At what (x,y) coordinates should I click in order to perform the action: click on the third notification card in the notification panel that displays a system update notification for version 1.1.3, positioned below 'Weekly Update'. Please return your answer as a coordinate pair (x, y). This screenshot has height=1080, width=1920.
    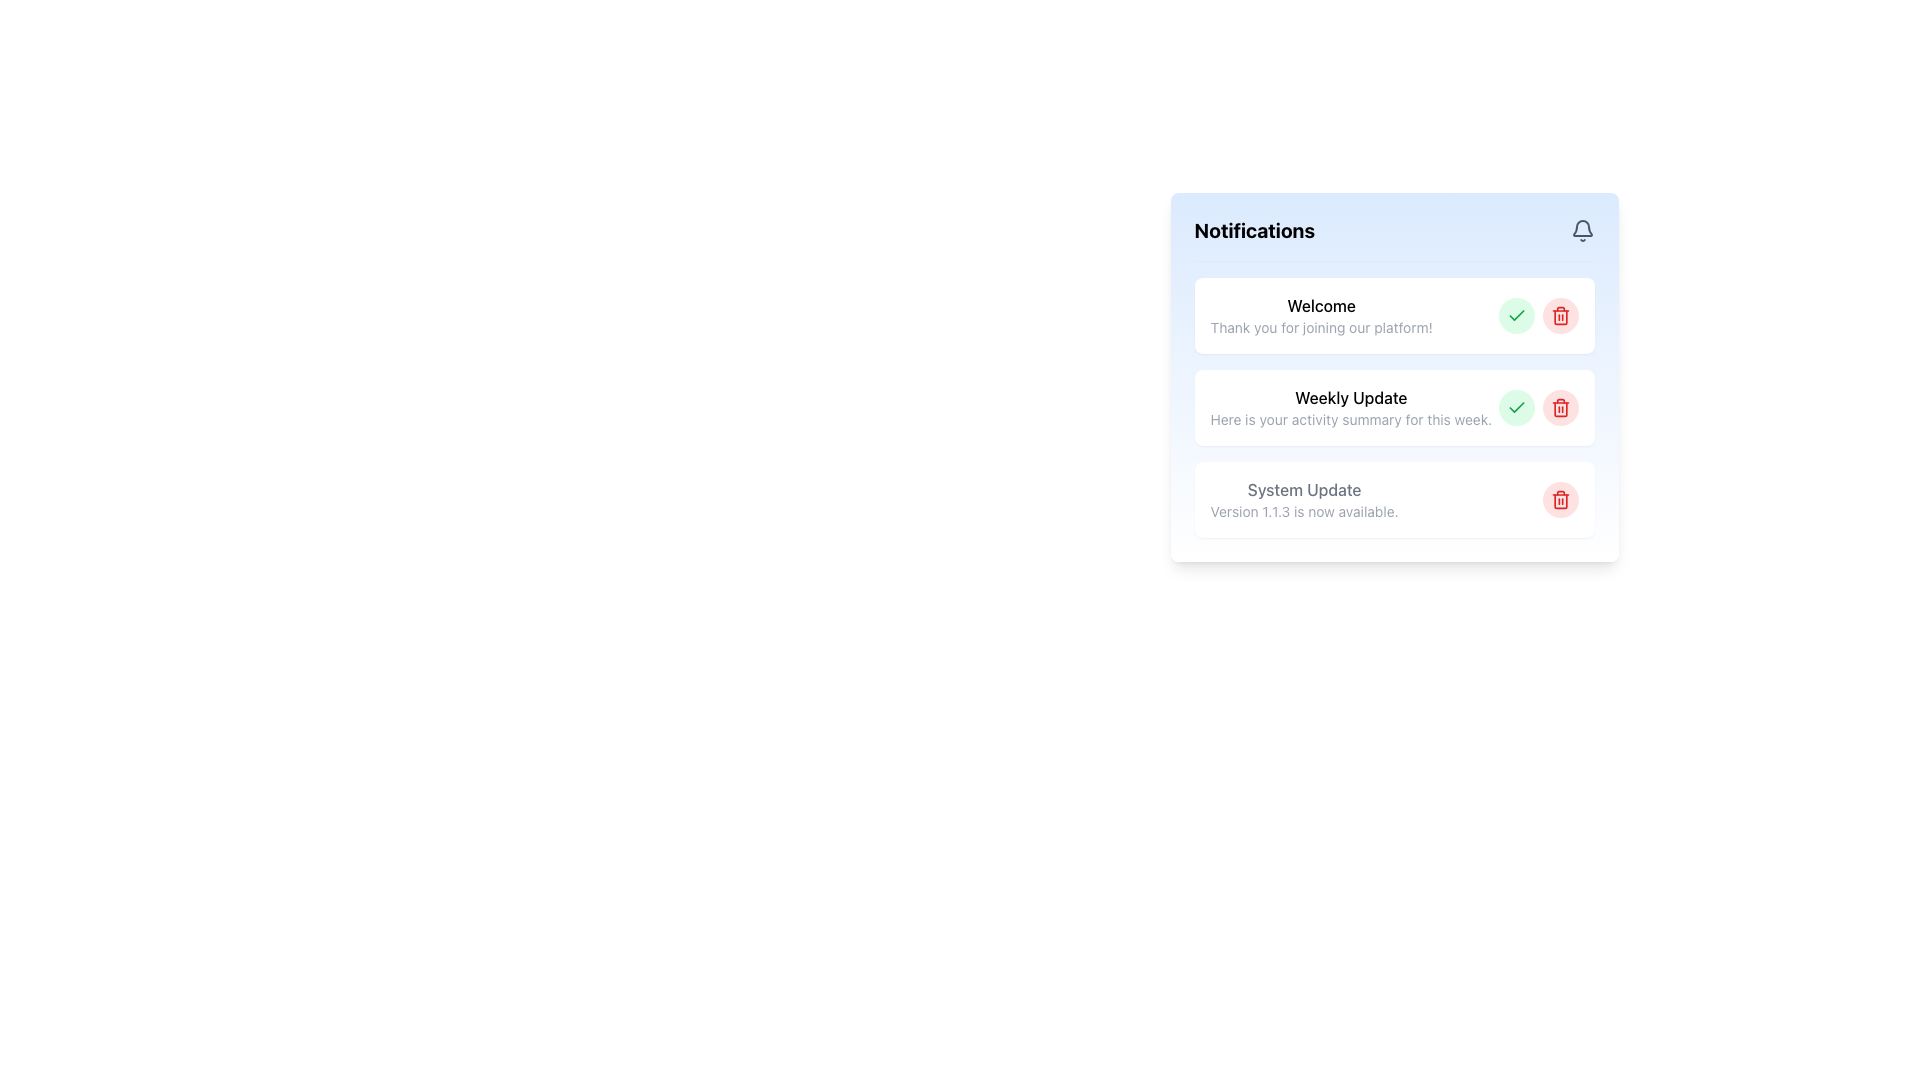
    Looking at the image, I should click on (1393, 499).